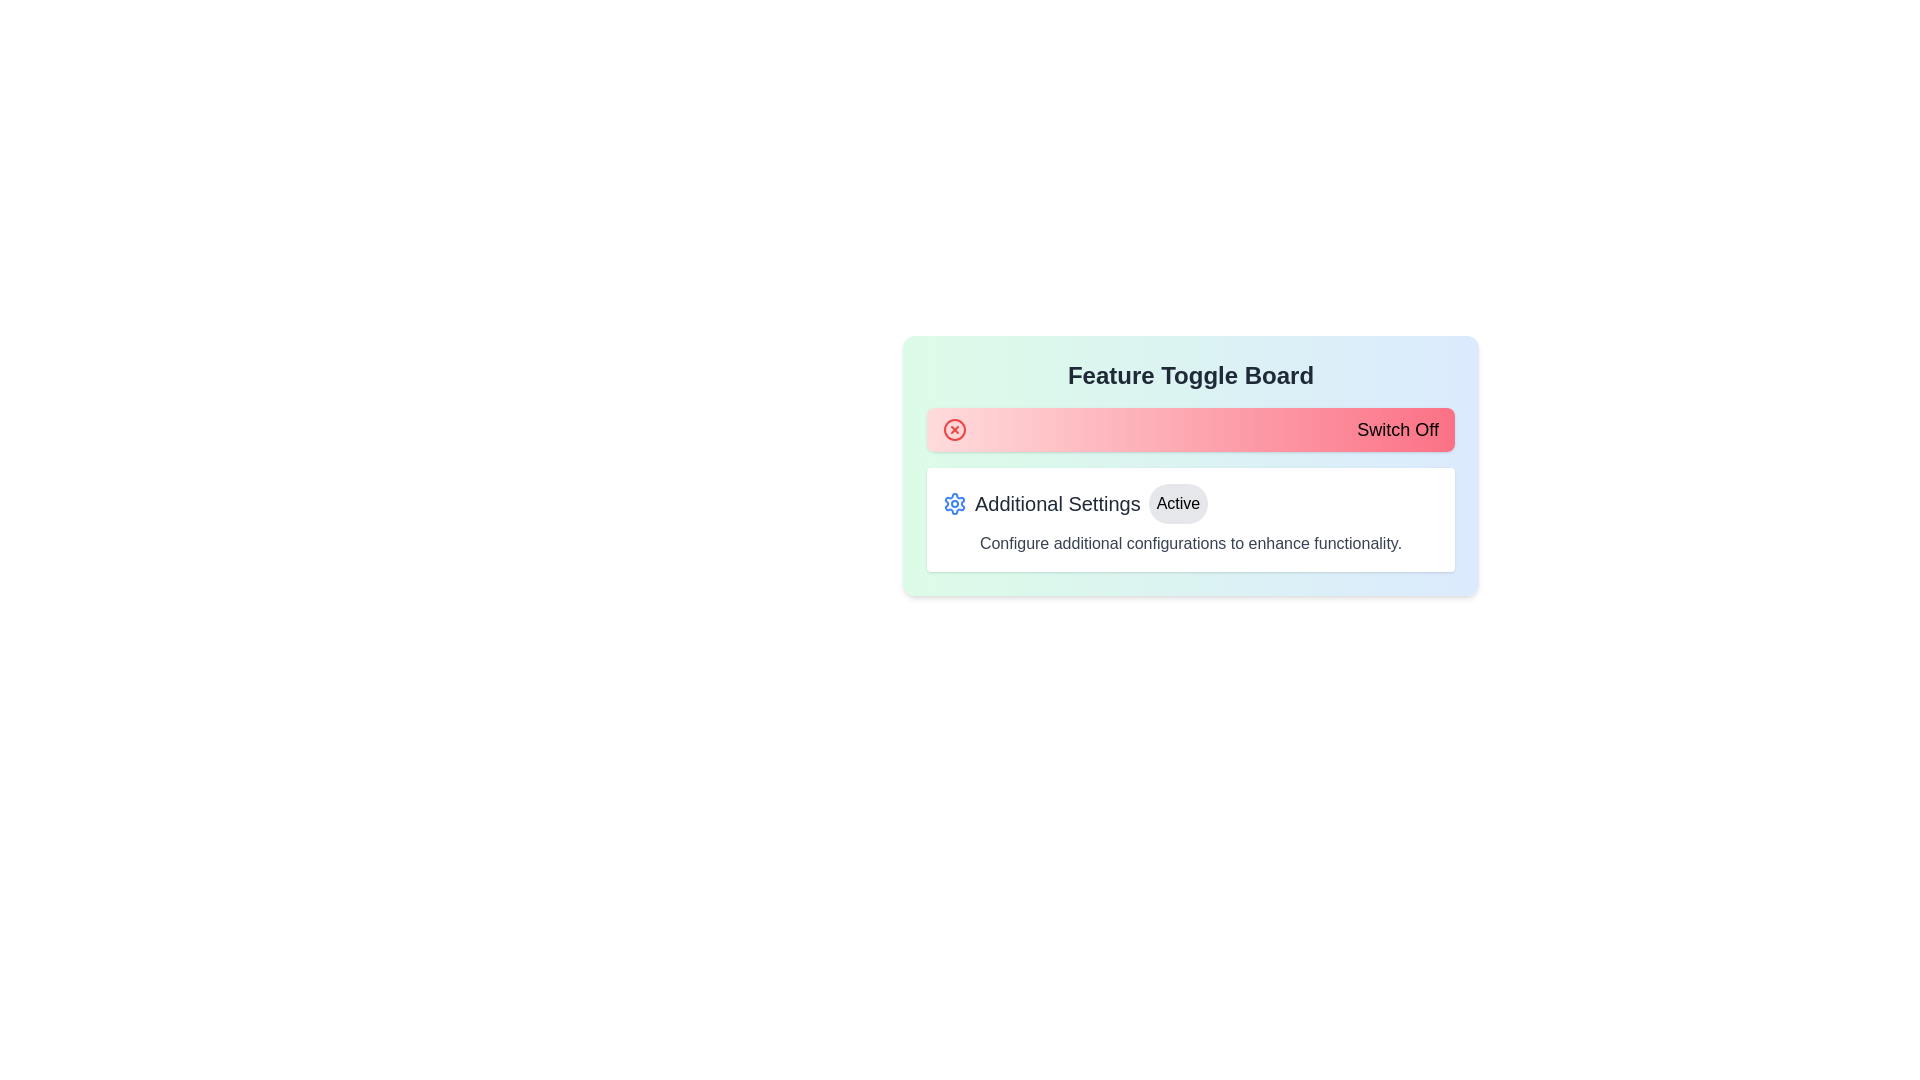  I want to click on the circular SVG graphic that serves as the 'close' icon located in the top-left corner of the red area in the 'Feature Toggle Board', so click(954, 428).